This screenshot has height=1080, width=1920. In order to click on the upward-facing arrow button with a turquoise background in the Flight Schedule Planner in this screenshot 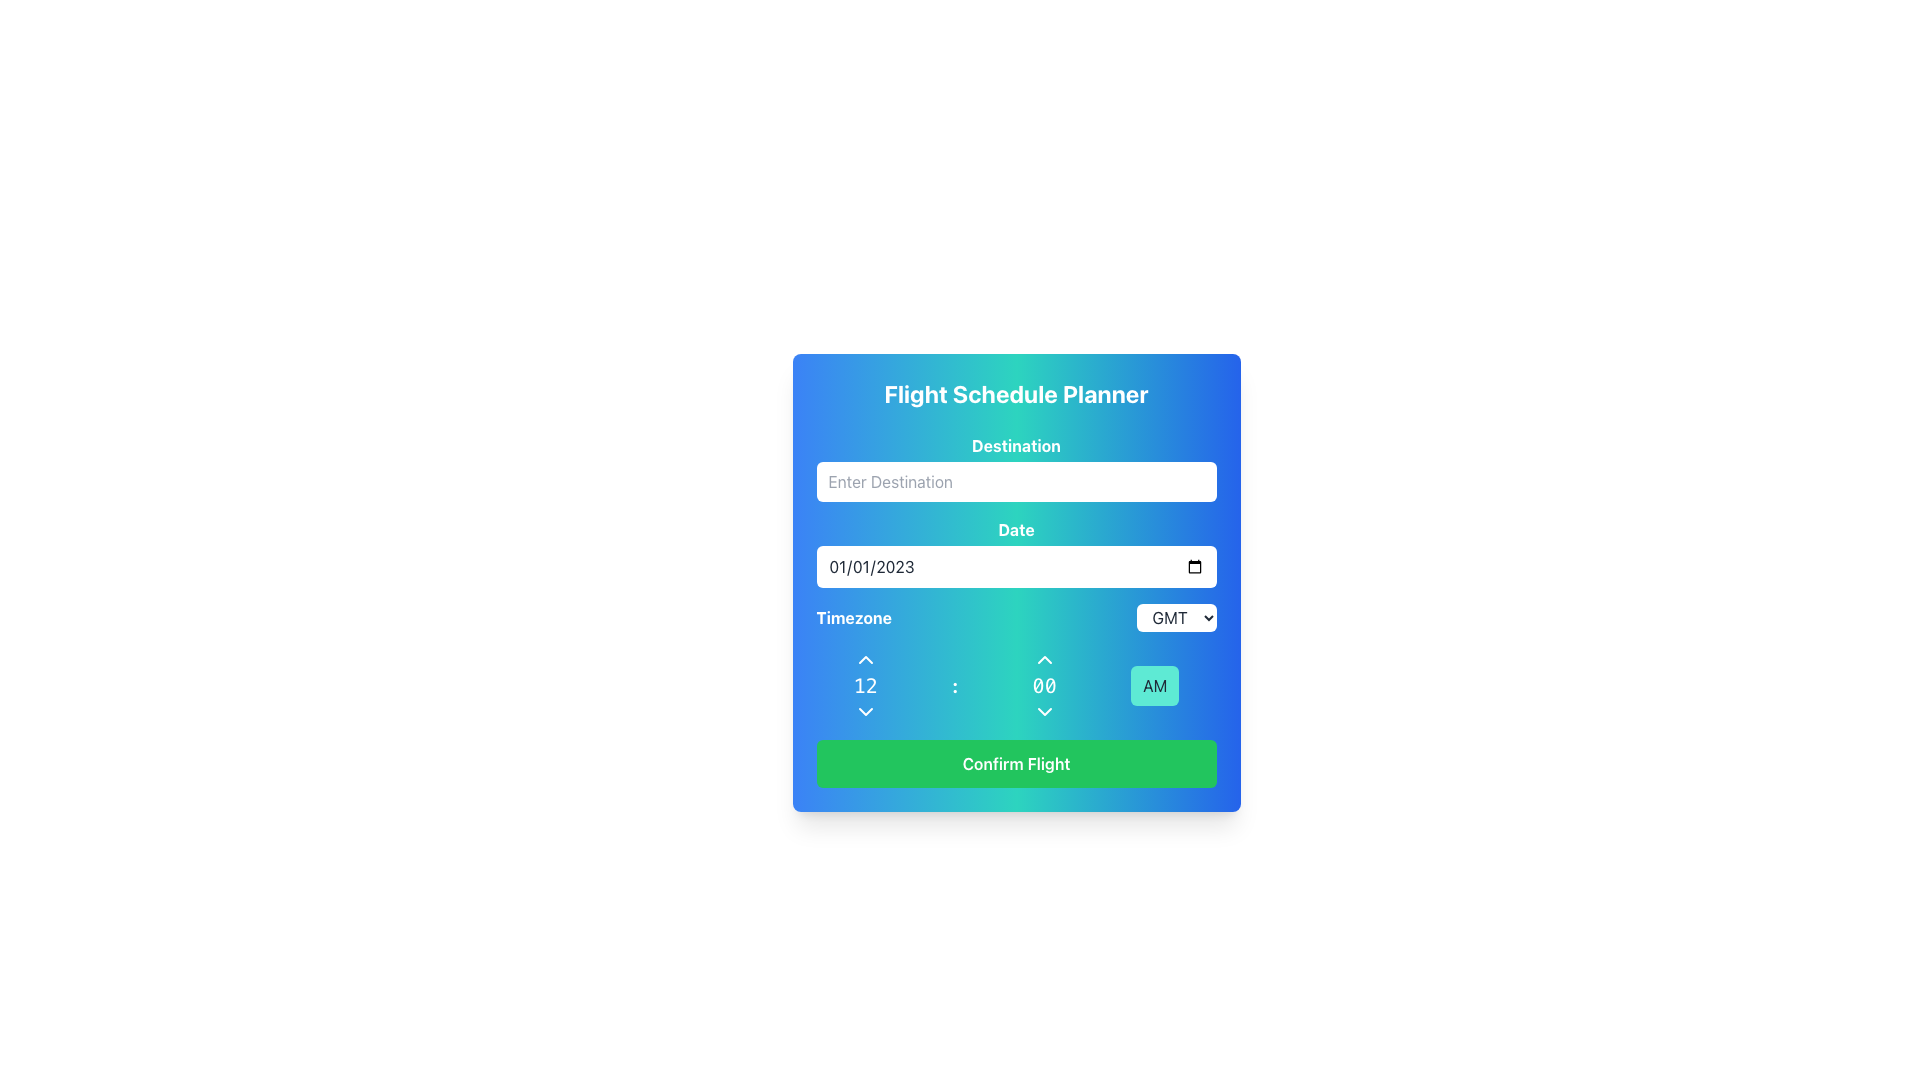, I will do `click(1043, 659)`.